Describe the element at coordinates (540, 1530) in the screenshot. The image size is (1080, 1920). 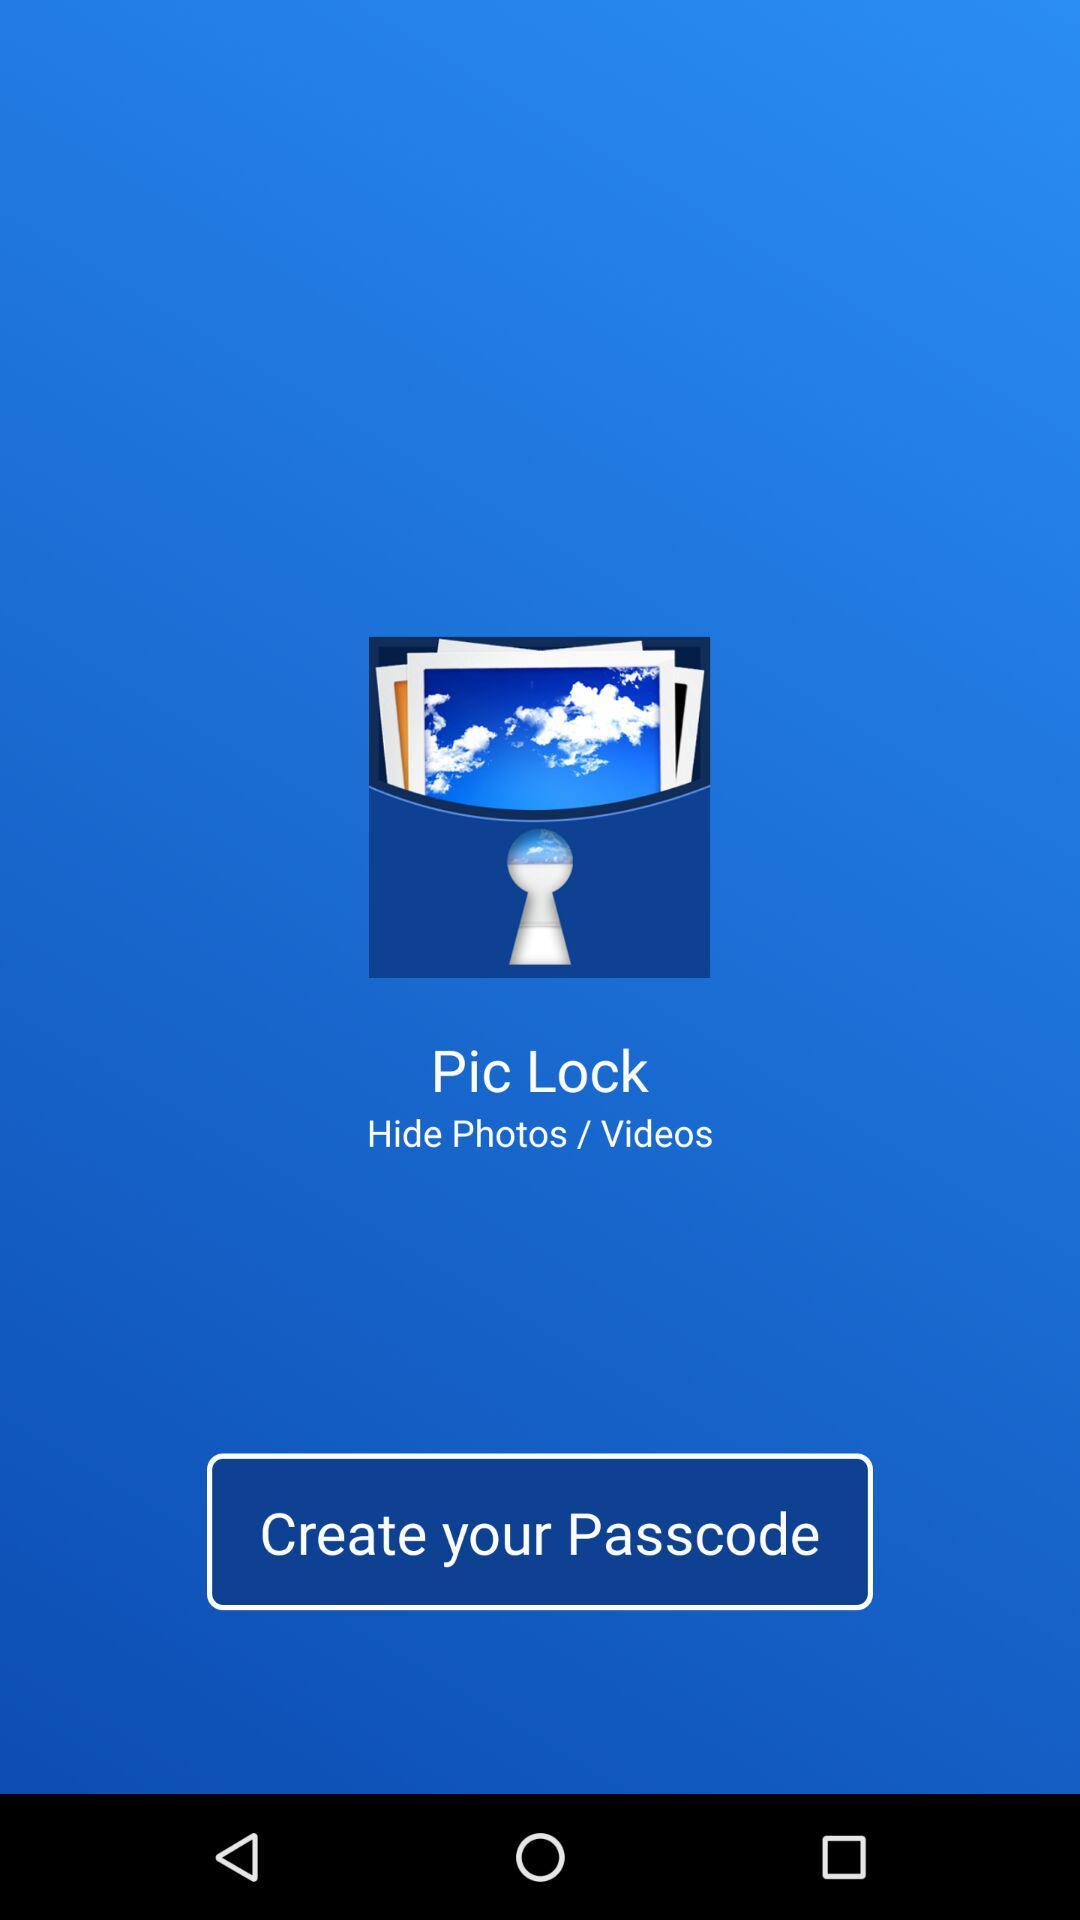
I see `the app below the hide photos / videos` at that location.